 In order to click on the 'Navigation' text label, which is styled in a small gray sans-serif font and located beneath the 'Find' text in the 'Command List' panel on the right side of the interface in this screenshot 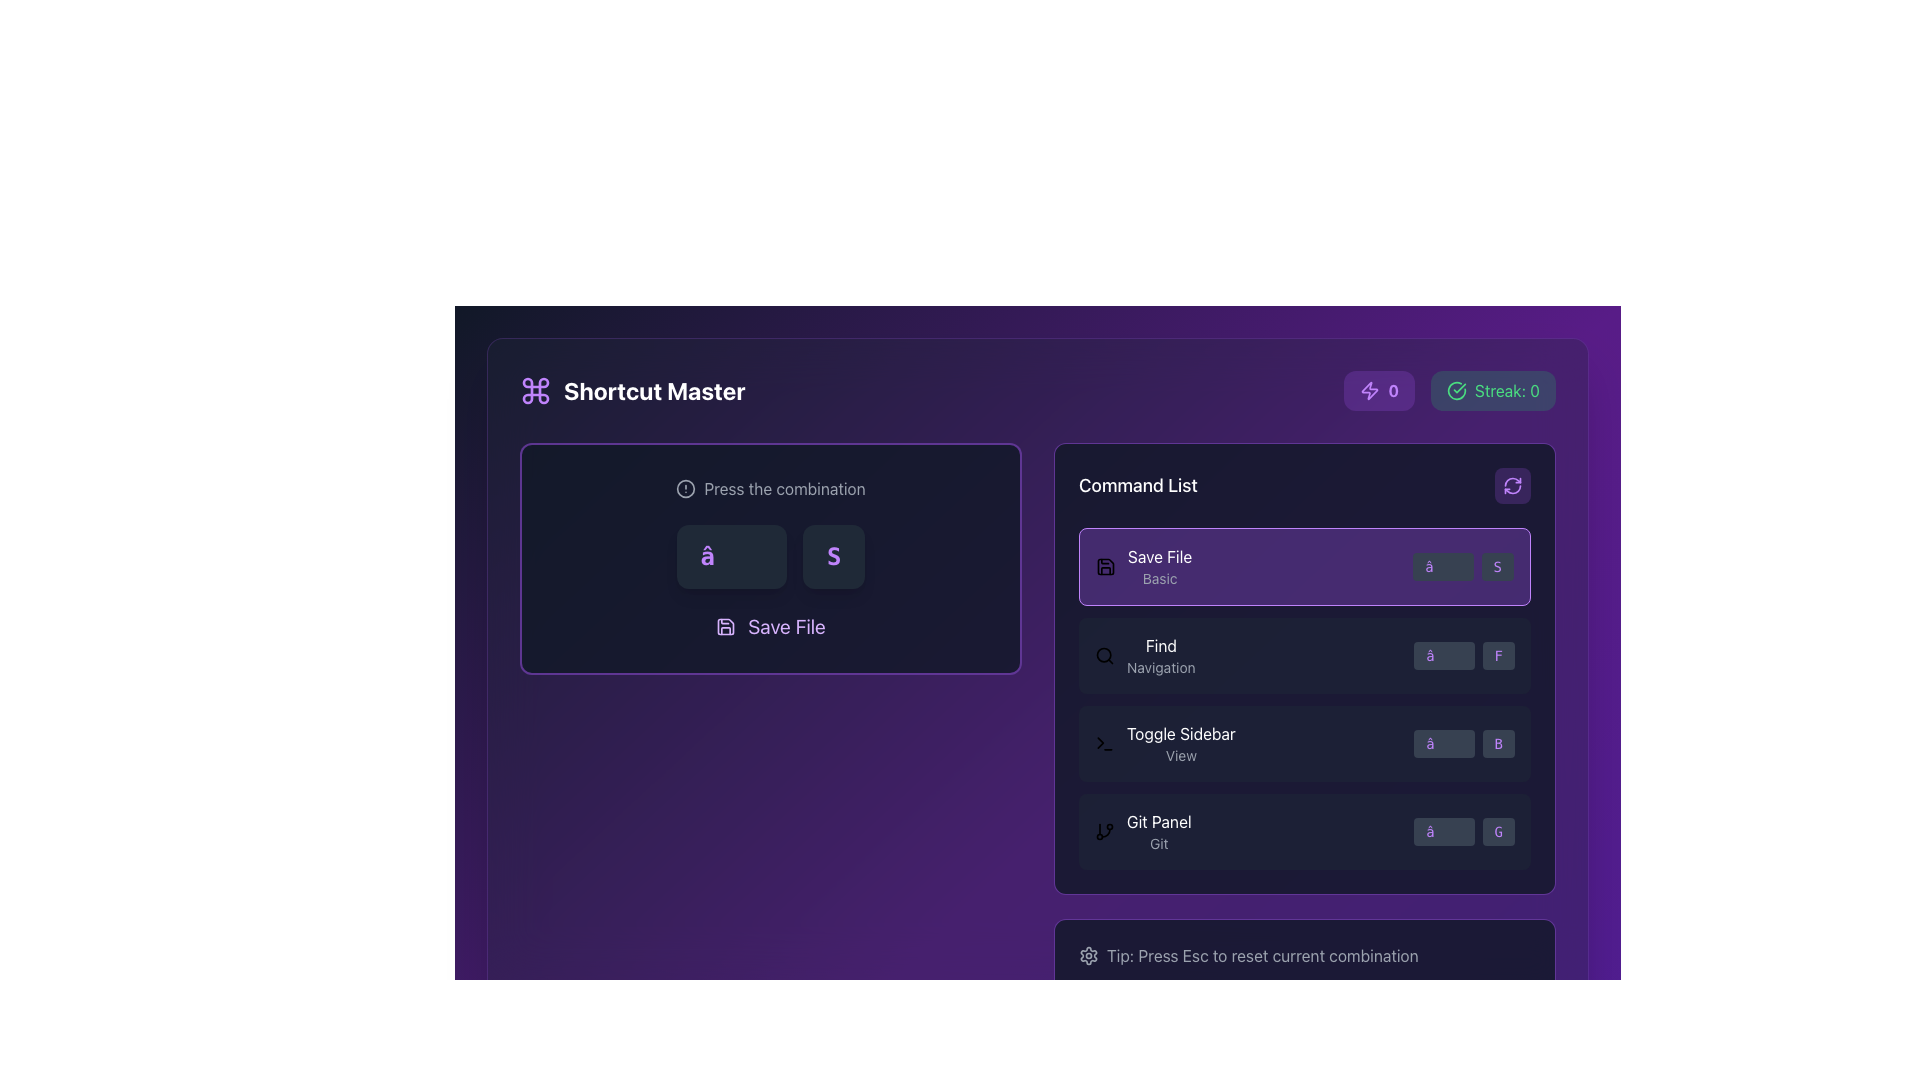, I will do `click(1161, 667)`.